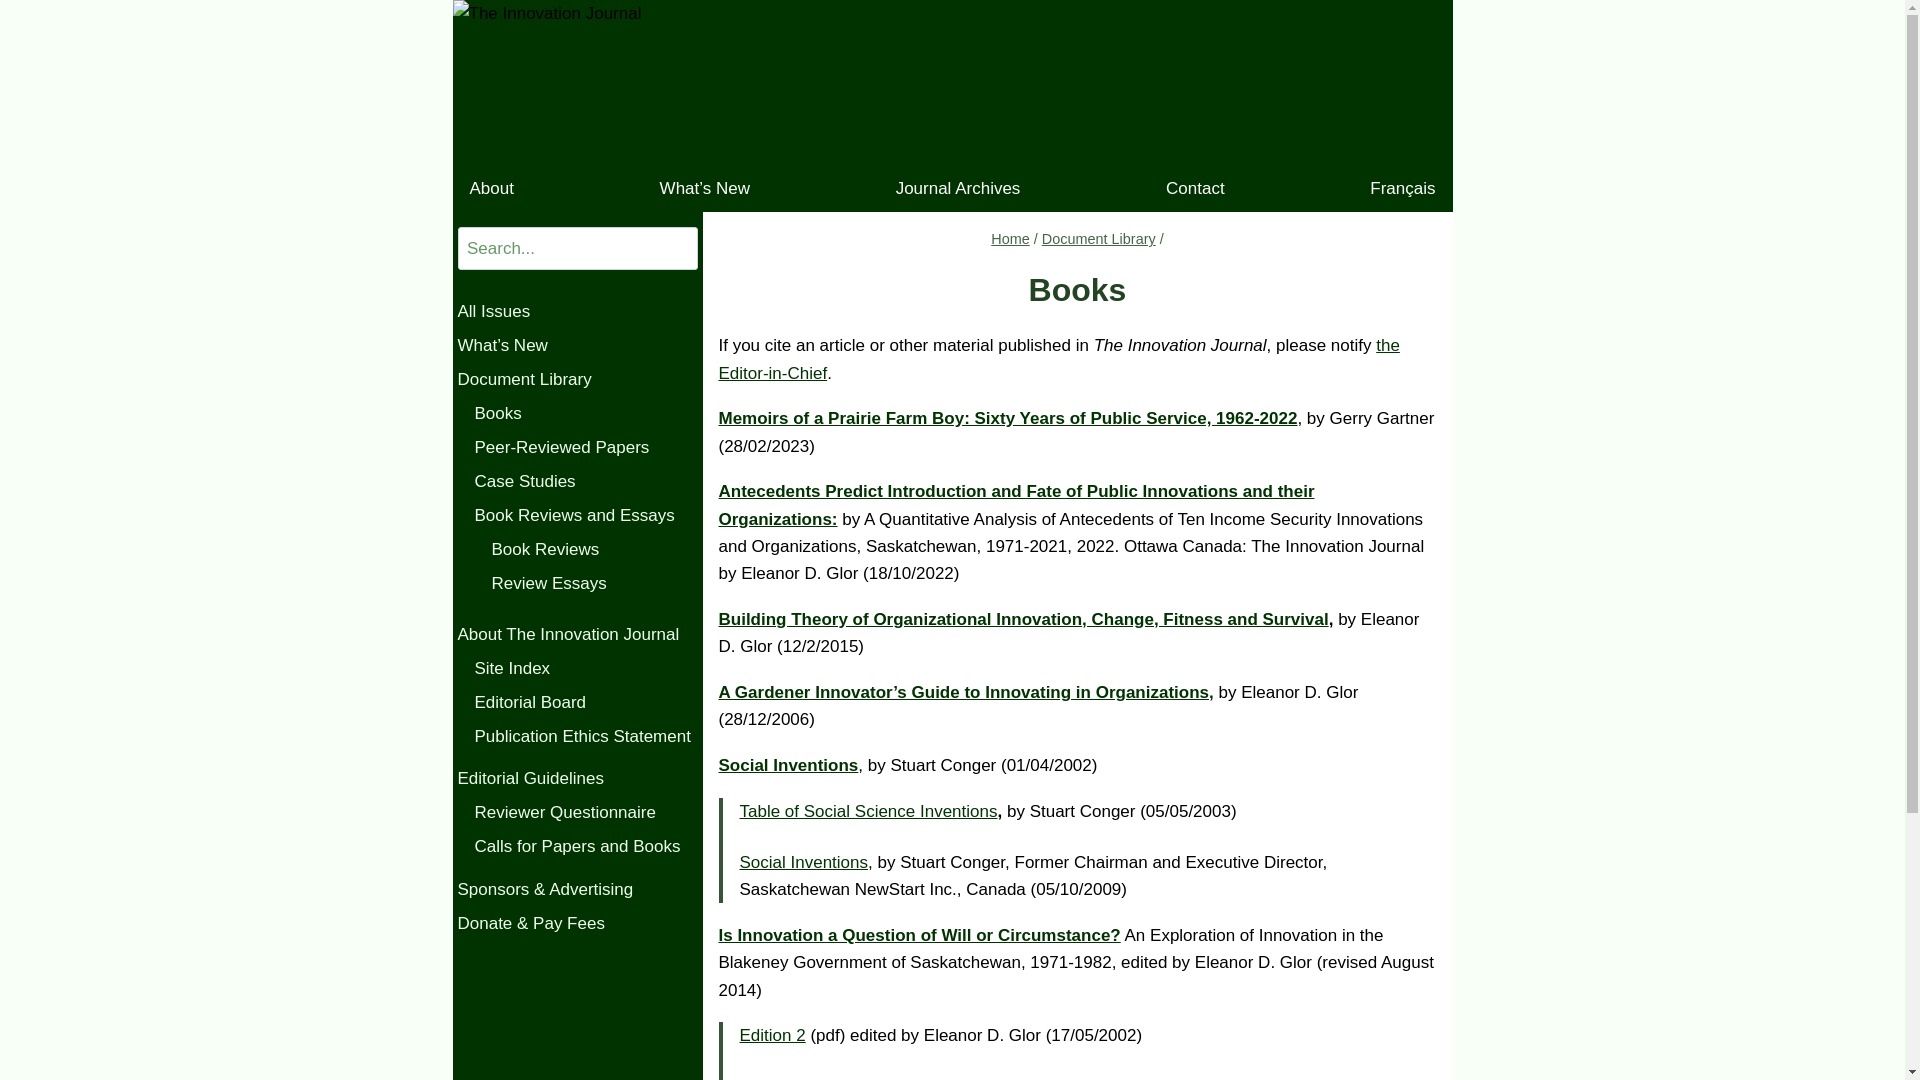 The height and width of the screenshot is (1080, 1920). I want to click on 'Table of Social Science Inventions', so click(868, 811).